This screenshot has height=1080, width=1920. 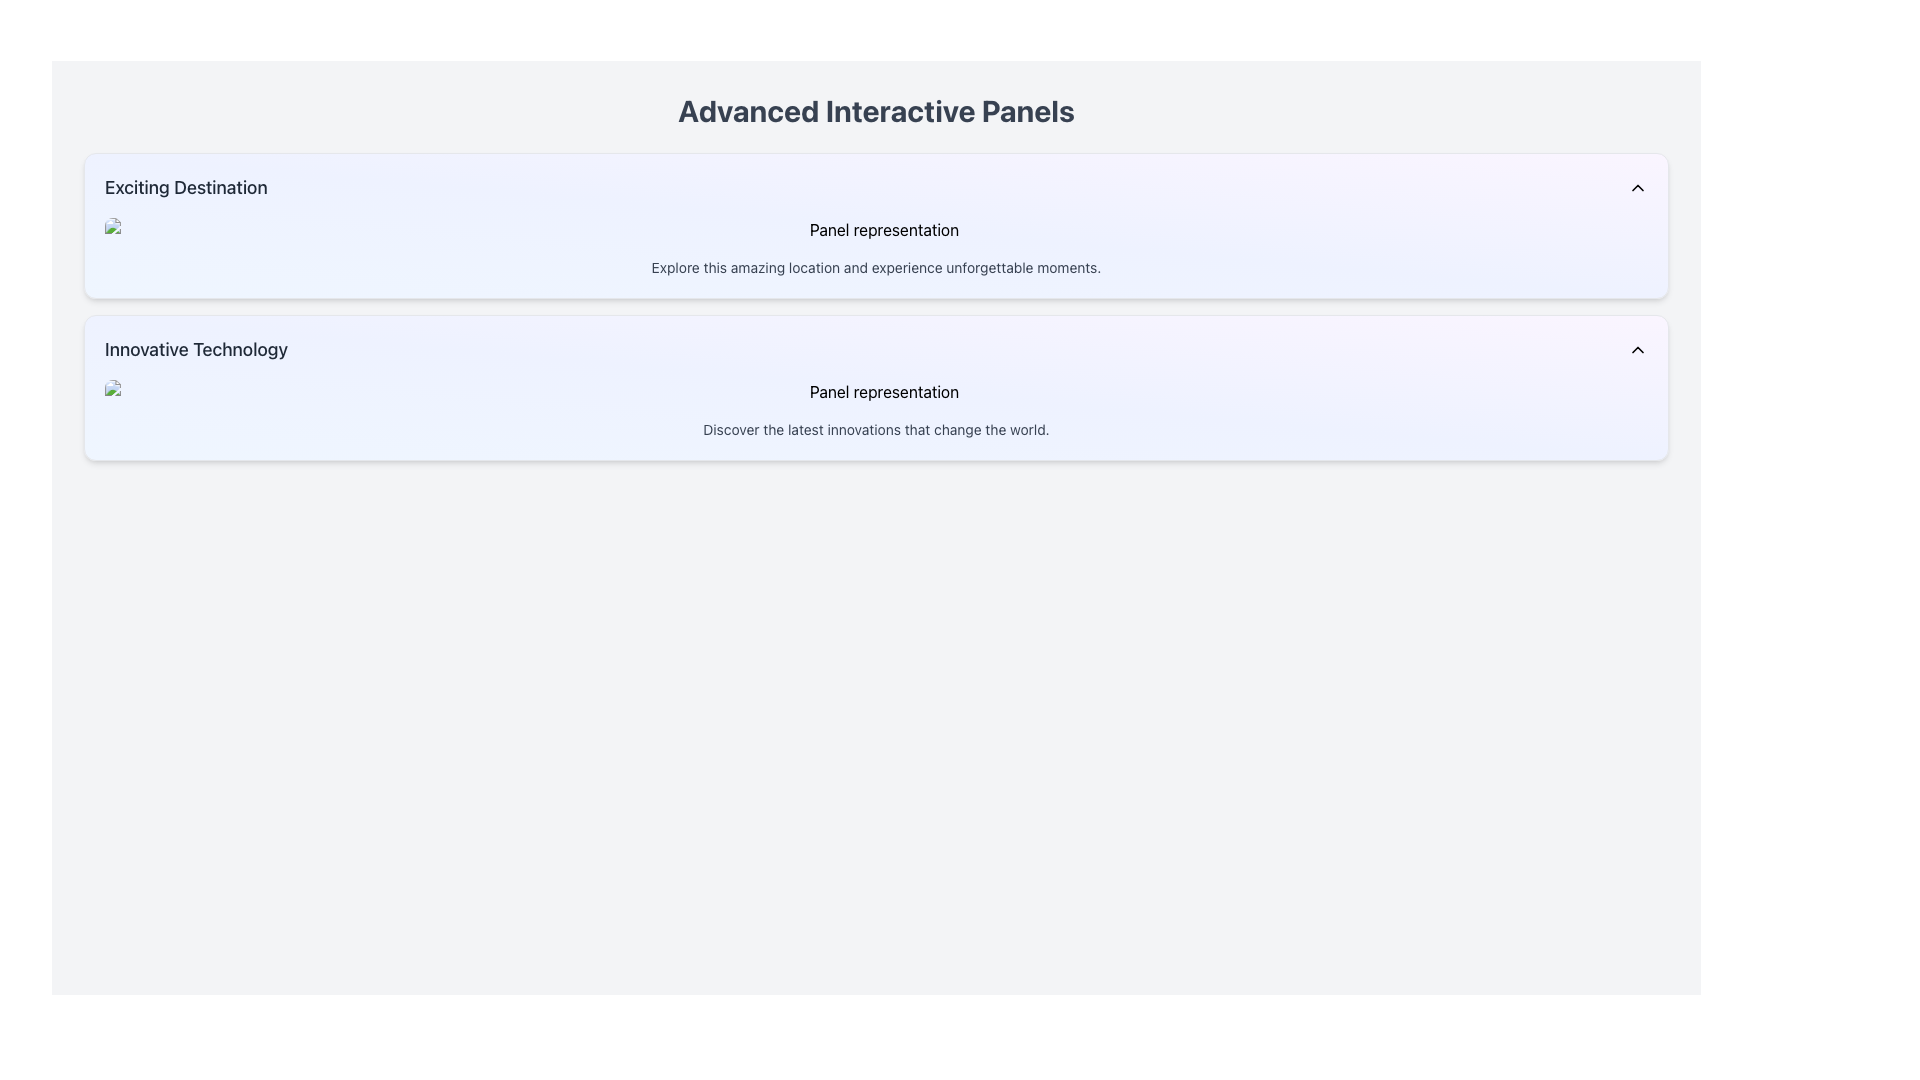 I want to click on the chevron-shaped icon pointing upwards, located at the right end of the 'Innovative Technology' section, so click(x=1637, y=349).